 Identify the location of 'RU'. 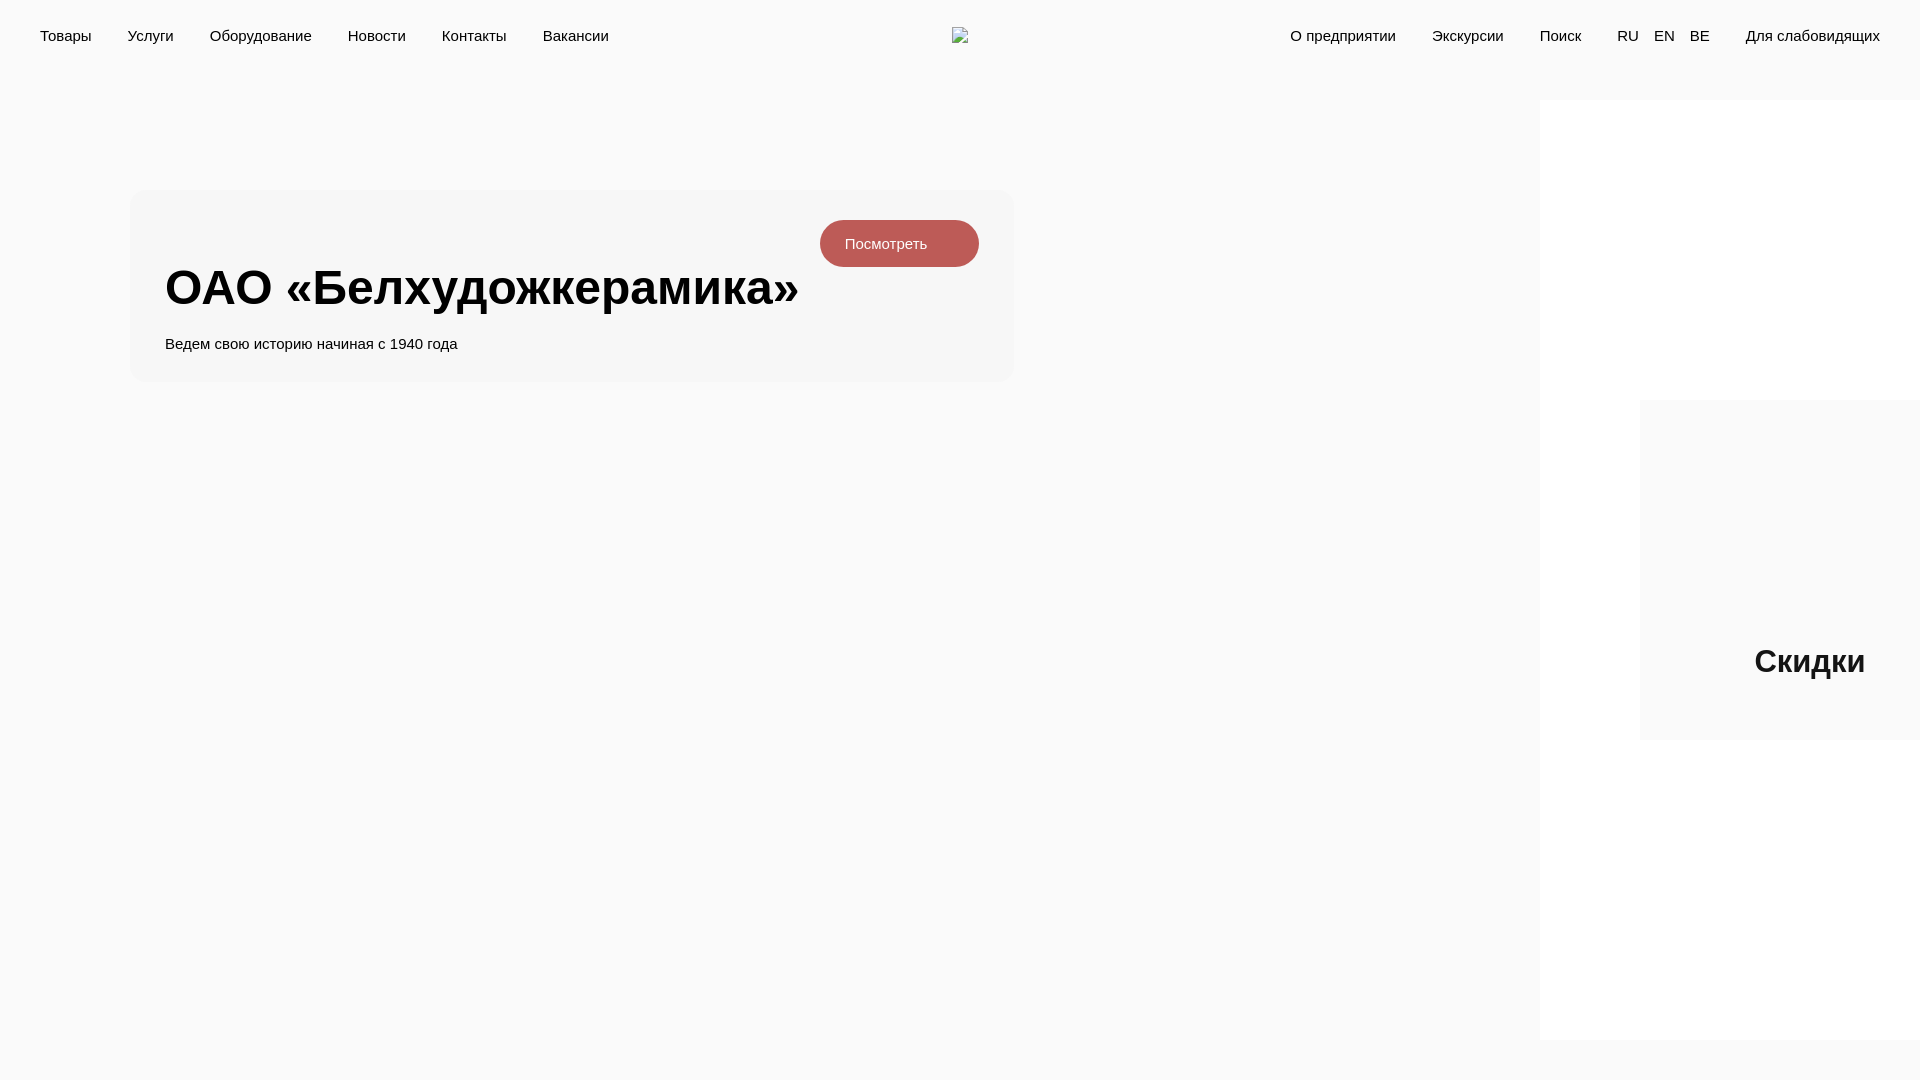
(1627, 34).